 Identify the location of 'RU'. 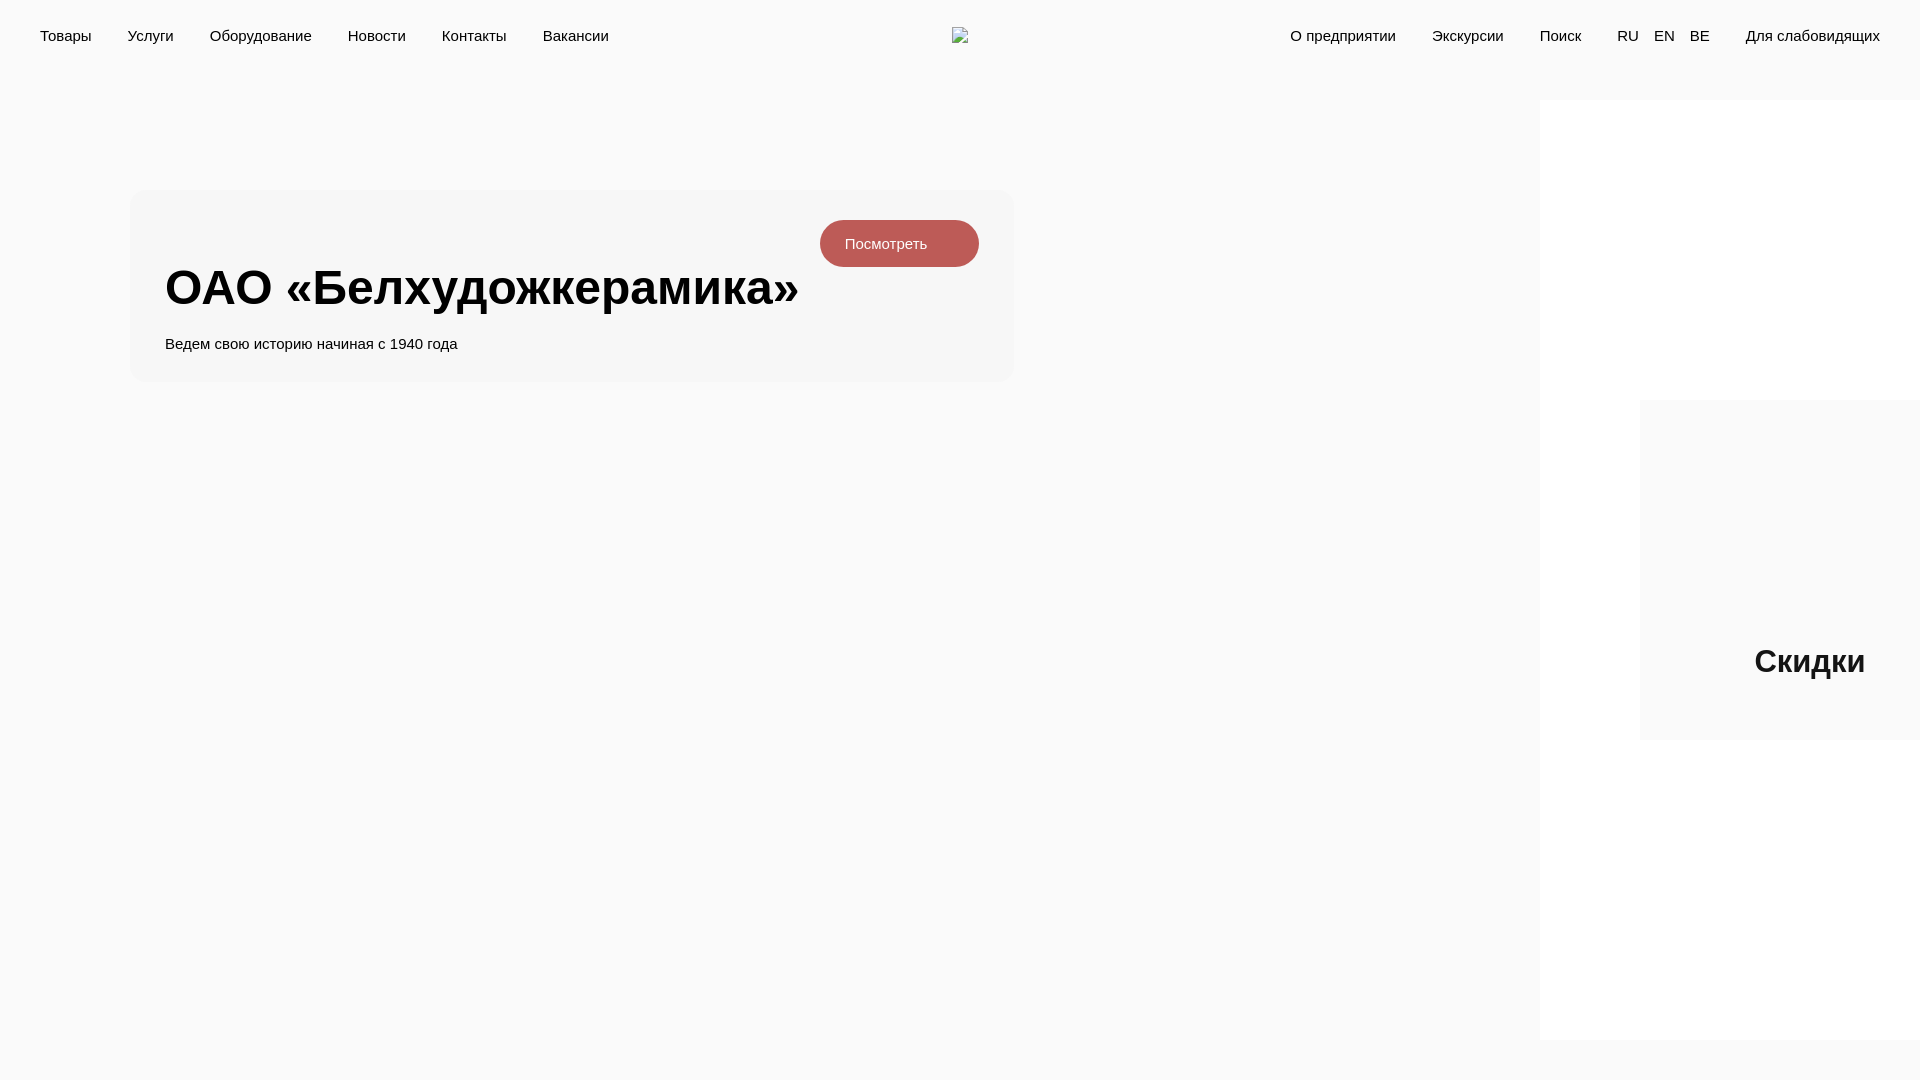
(1627, 34).